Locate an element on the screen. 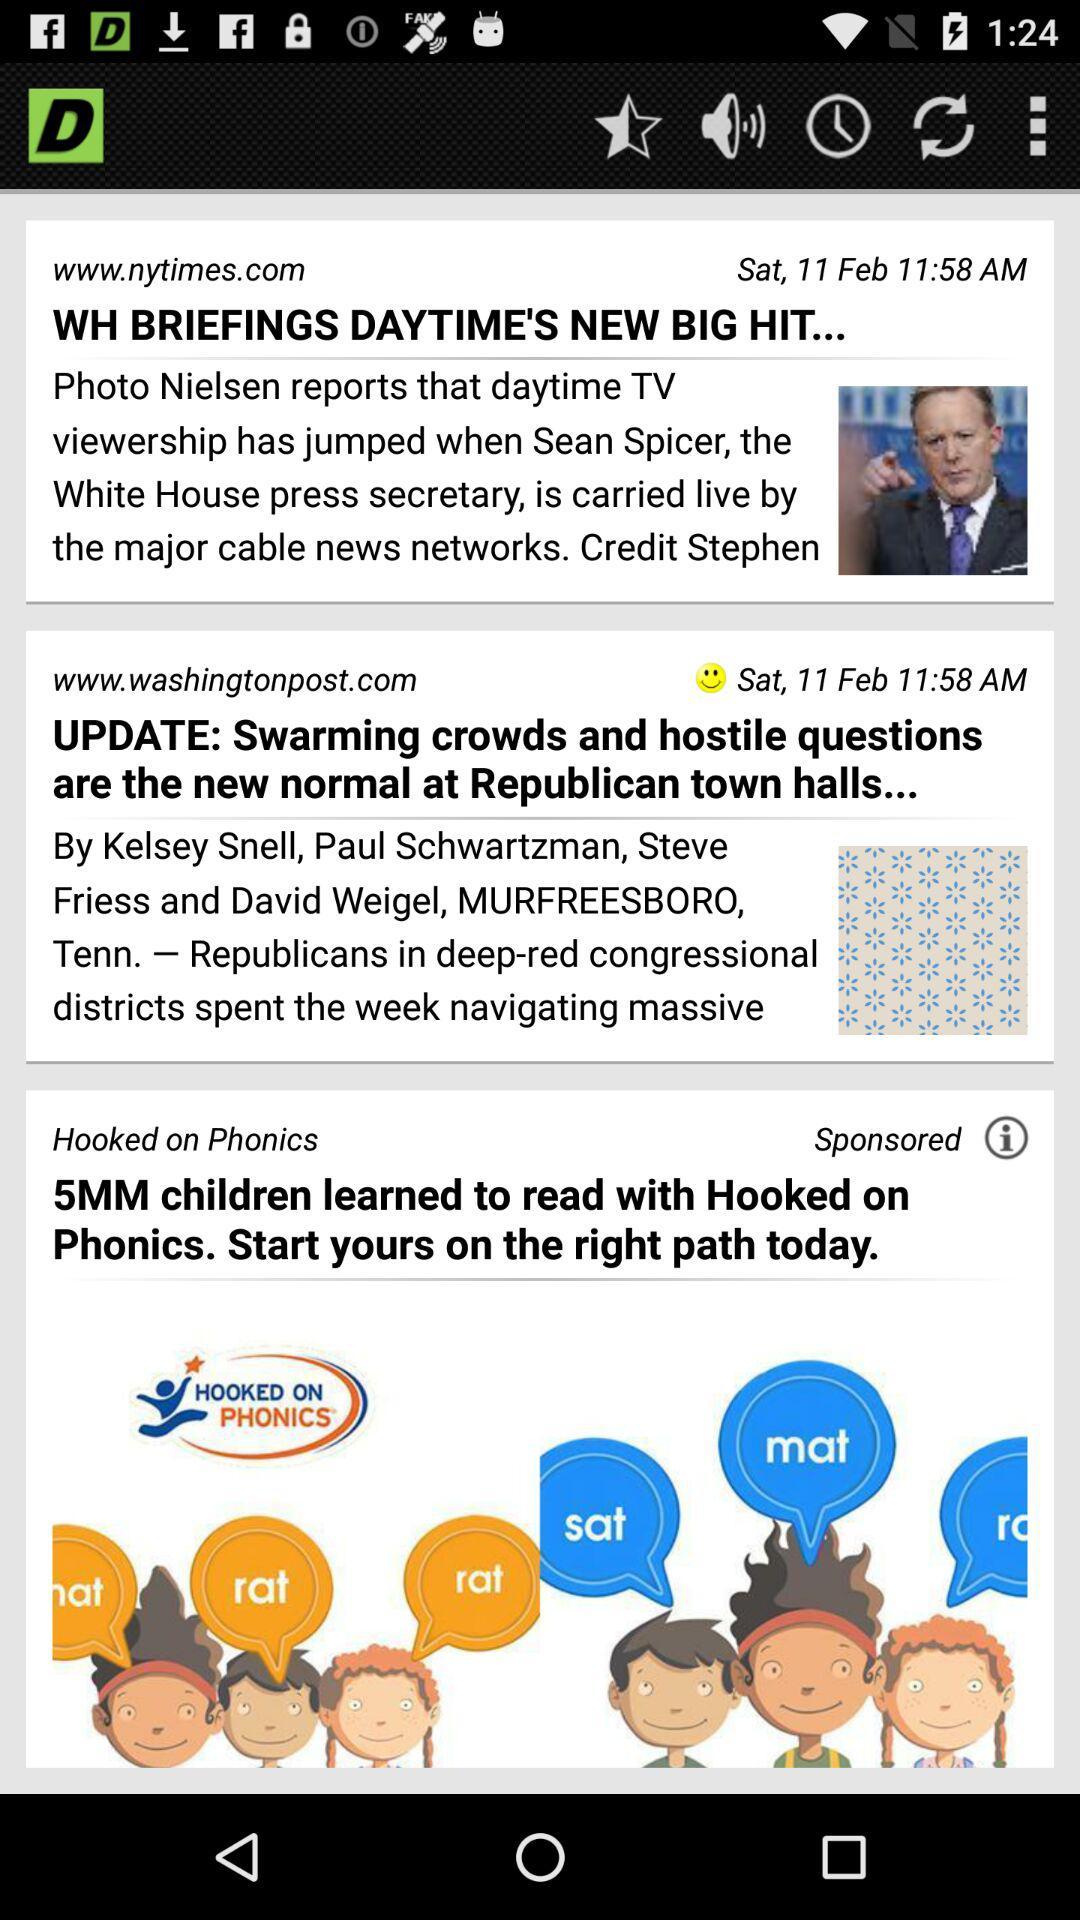  icon above the 5mm children learned is located at coordinates (886, 1138).